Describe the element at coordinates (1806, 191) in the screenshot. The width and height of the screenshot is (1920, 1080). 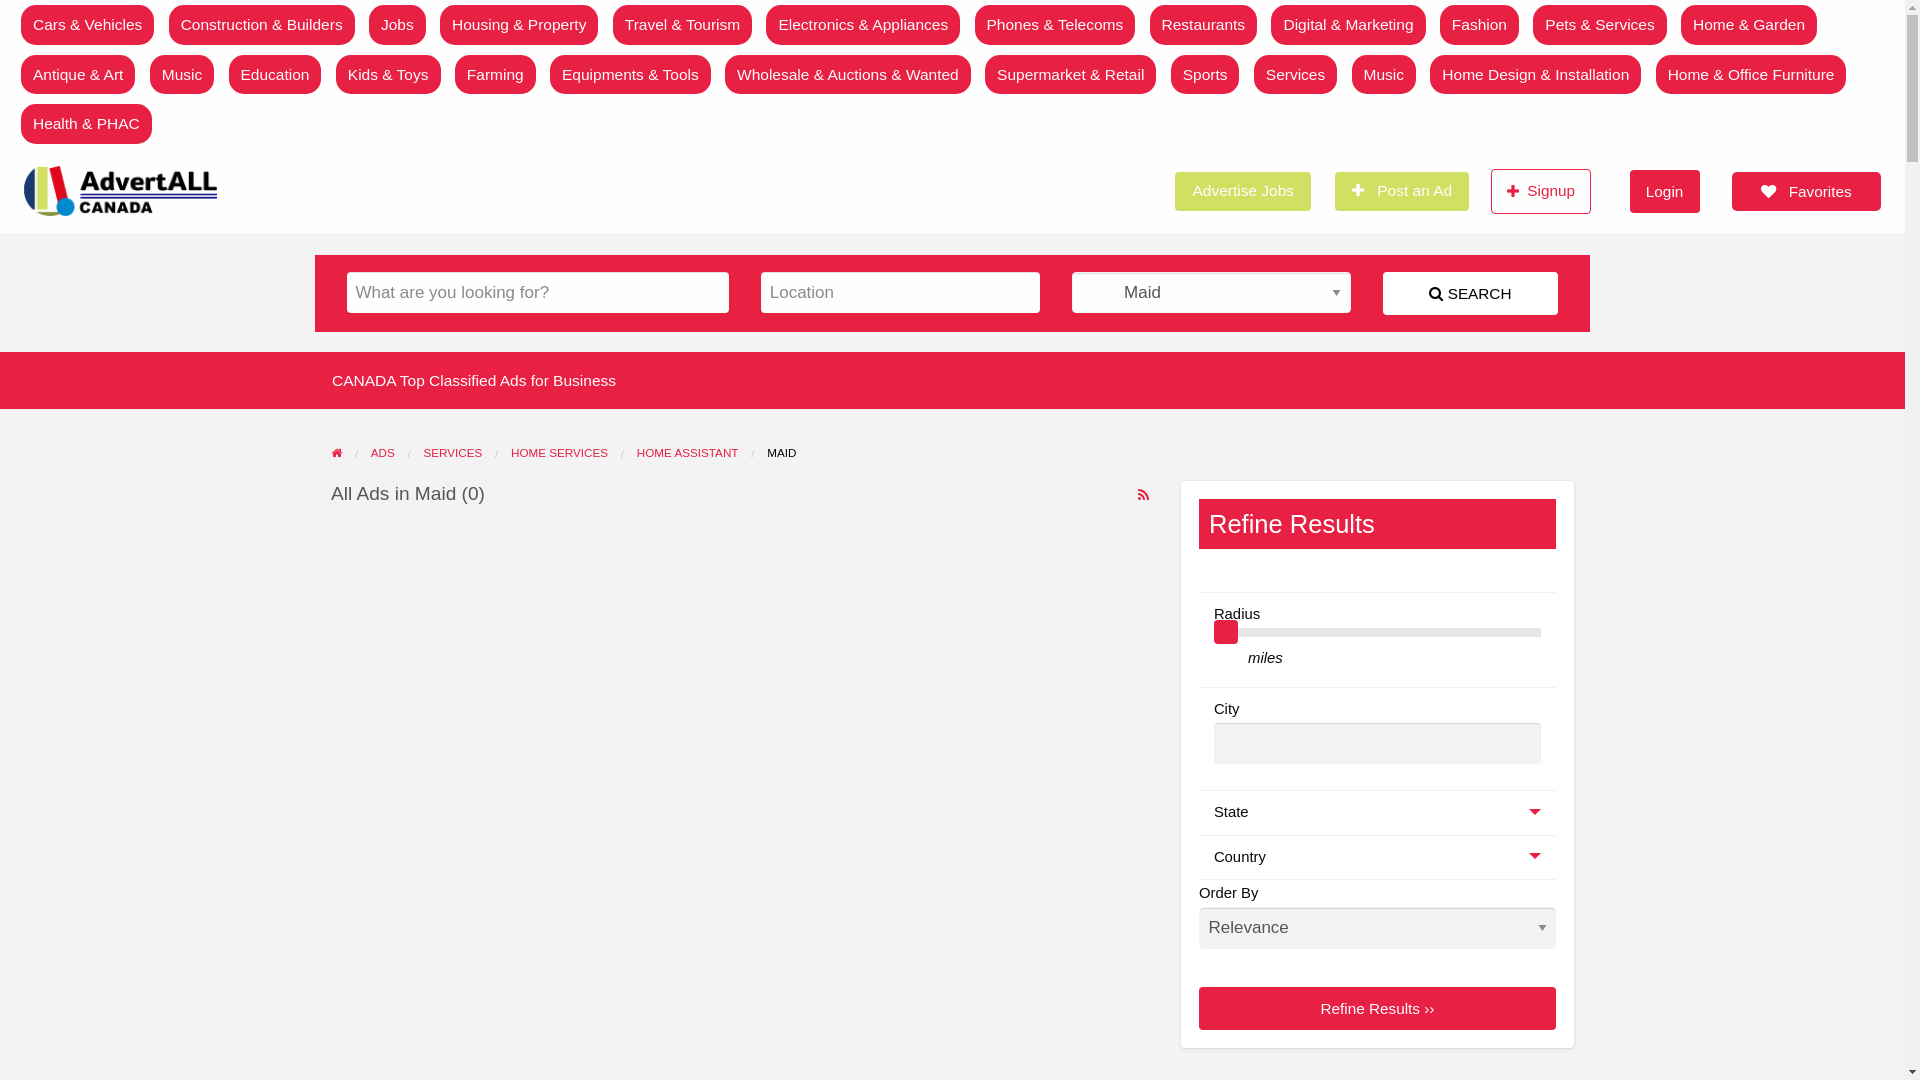
I see `'Favorites'` at that location.